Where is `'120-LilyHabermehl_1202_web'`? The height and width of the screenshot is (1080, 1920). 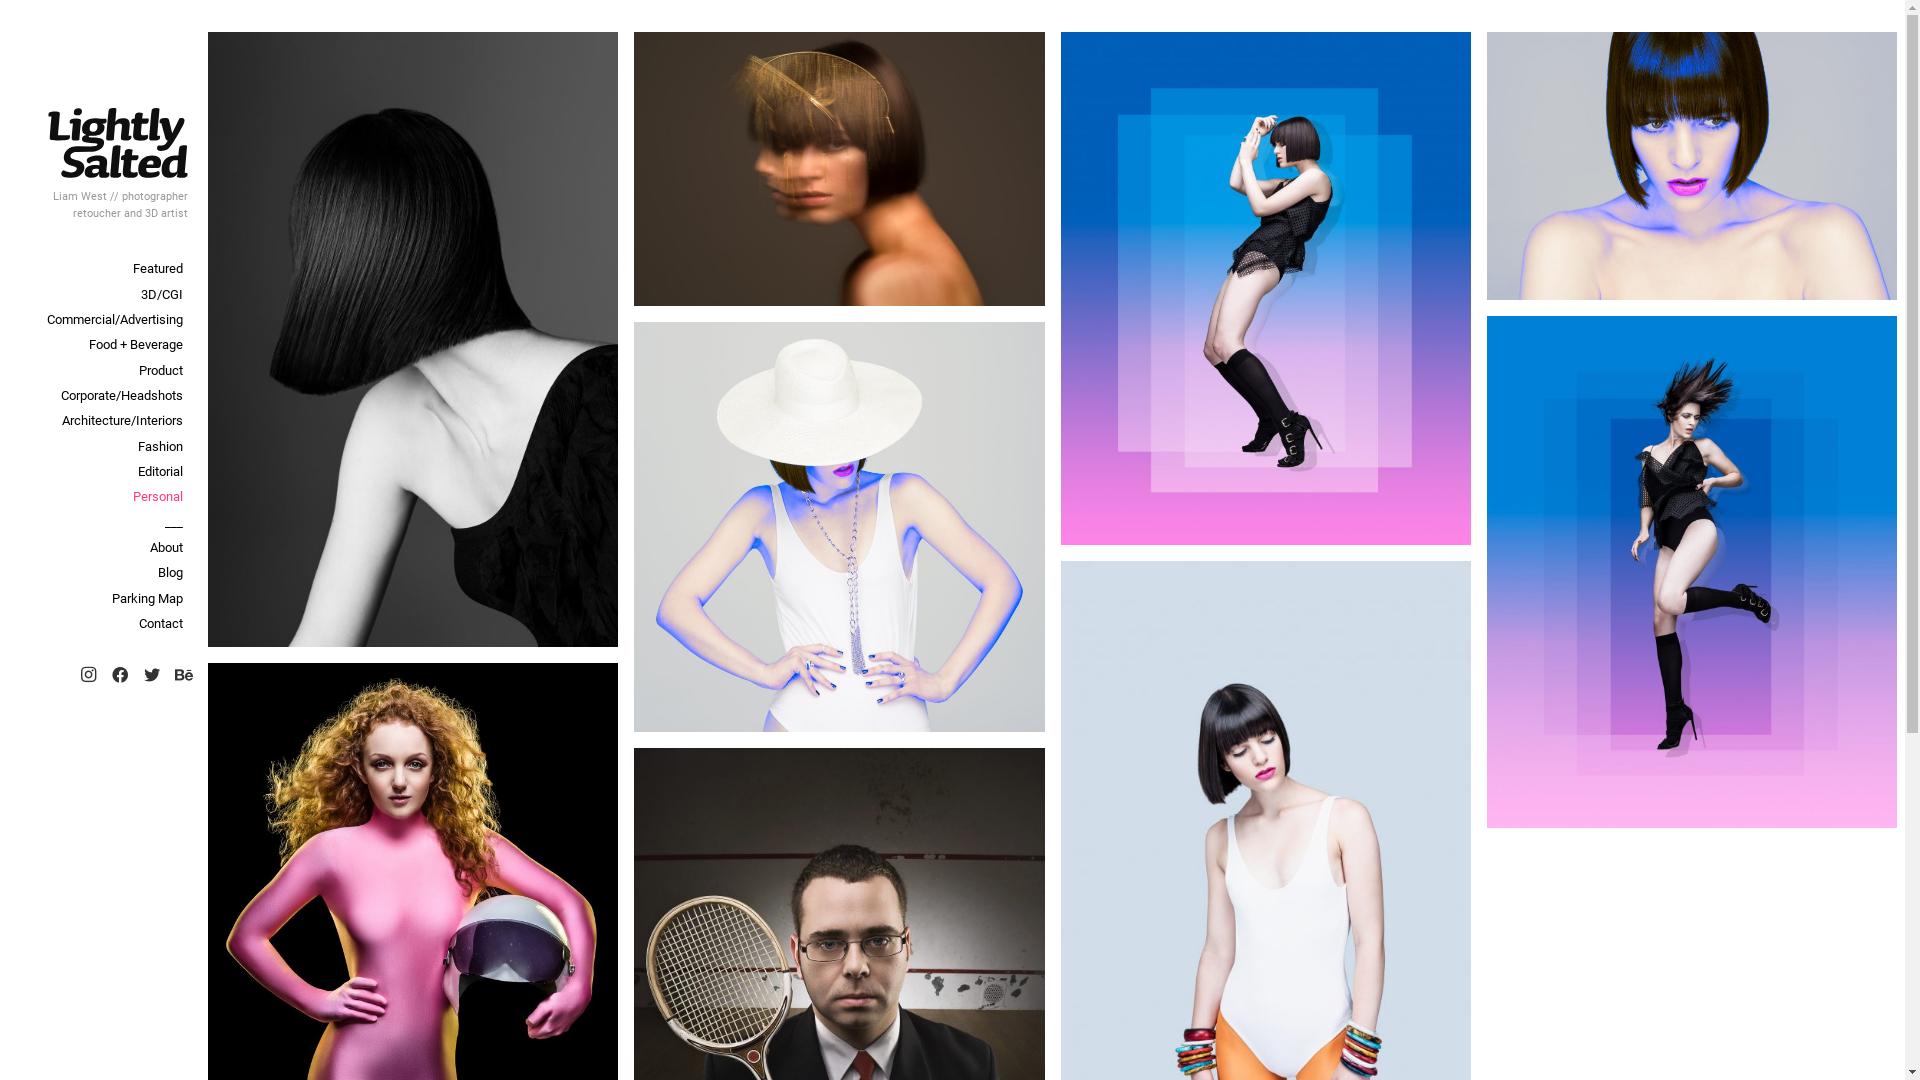
'120-LilyHabermehl_1202_web' is located at coordinates (839, 526).